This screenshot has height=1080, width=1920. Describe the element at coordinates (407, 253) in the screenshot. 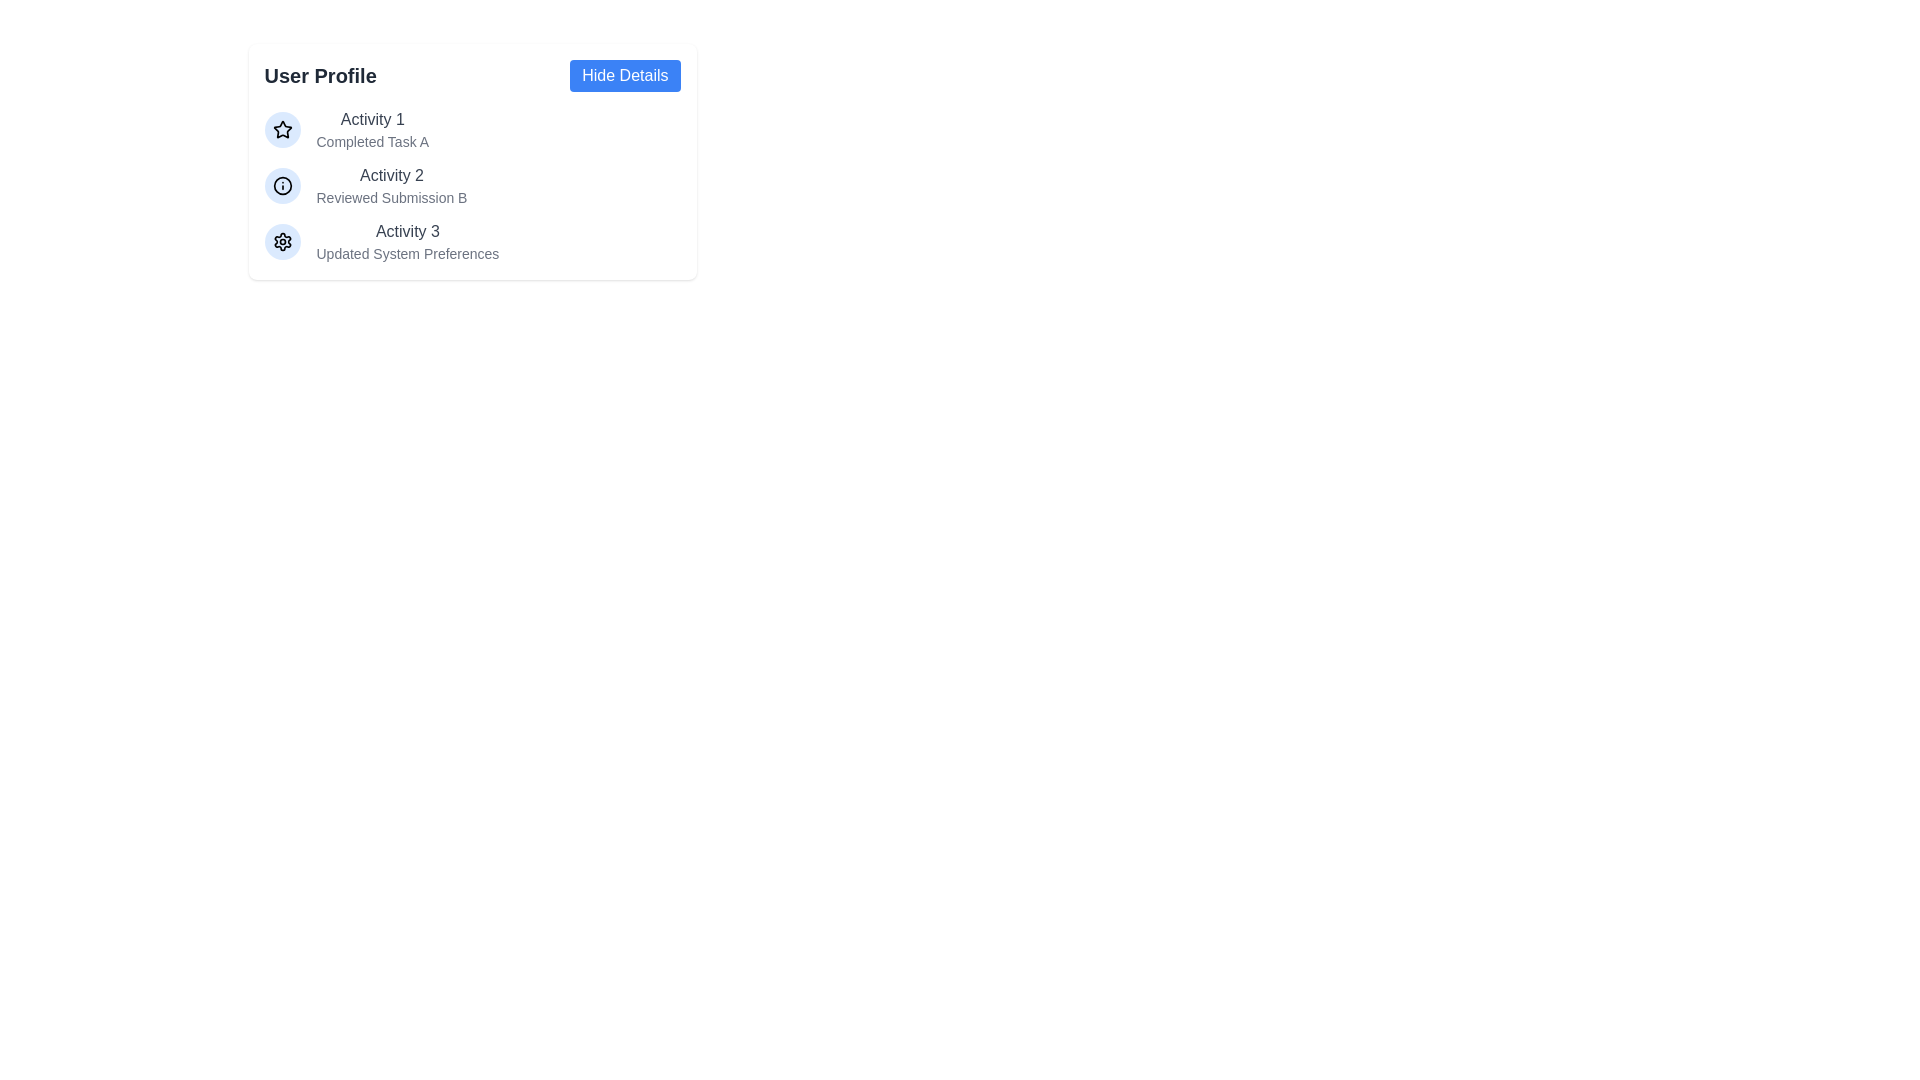

I see `the static text displaying 'Updated System Preferences', which is positioned below the 'Activity 3' title text in a lighter gray color` at that location.